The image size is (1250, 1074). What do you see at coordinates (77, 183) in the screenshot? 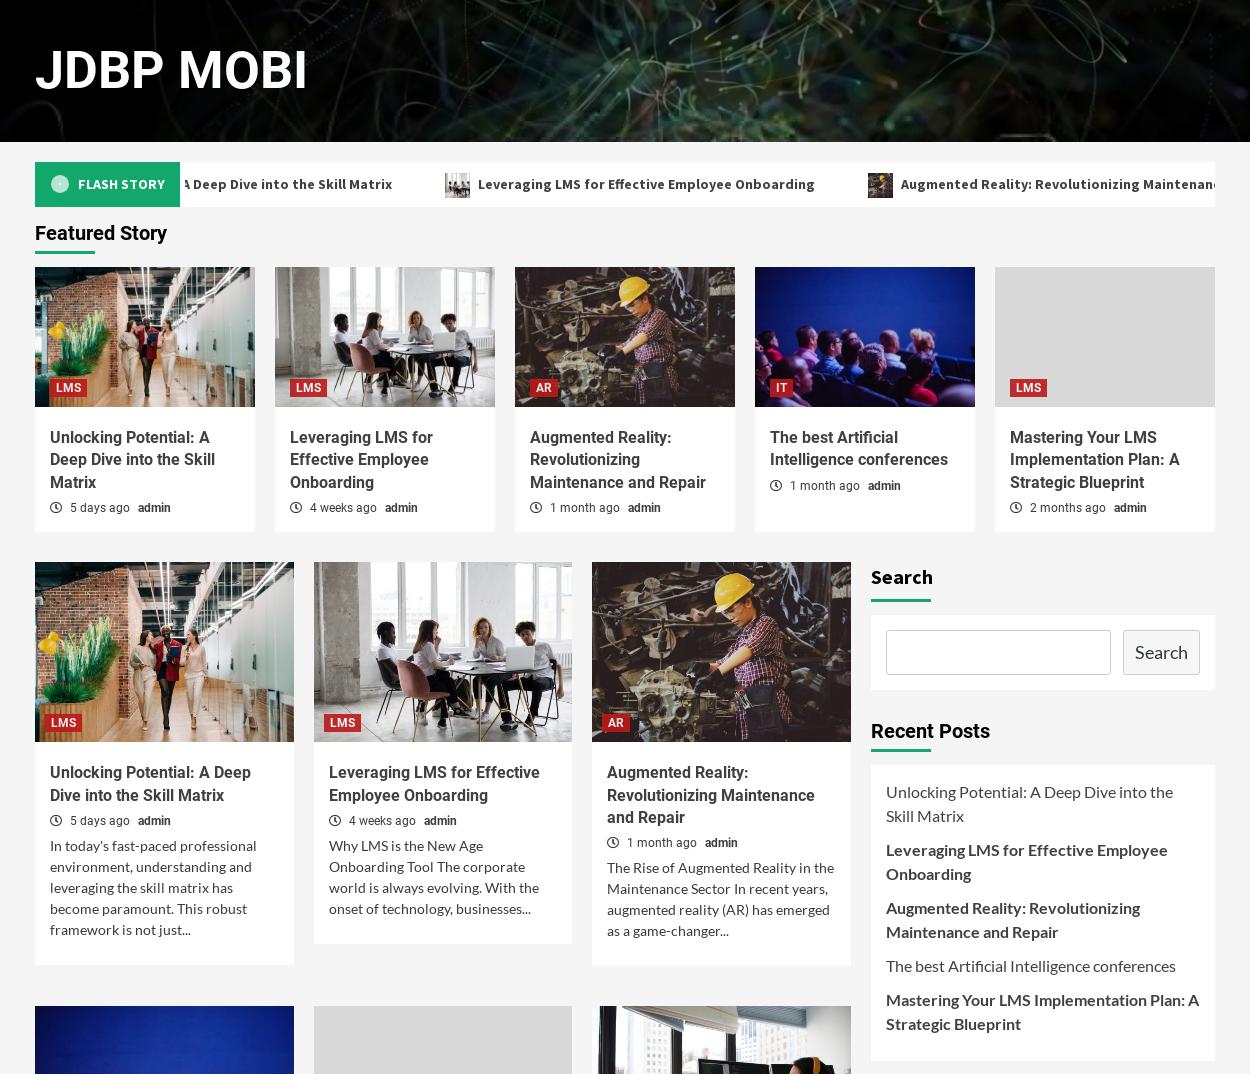
I see `'Flash Story'` at bounding box center [77, 183].